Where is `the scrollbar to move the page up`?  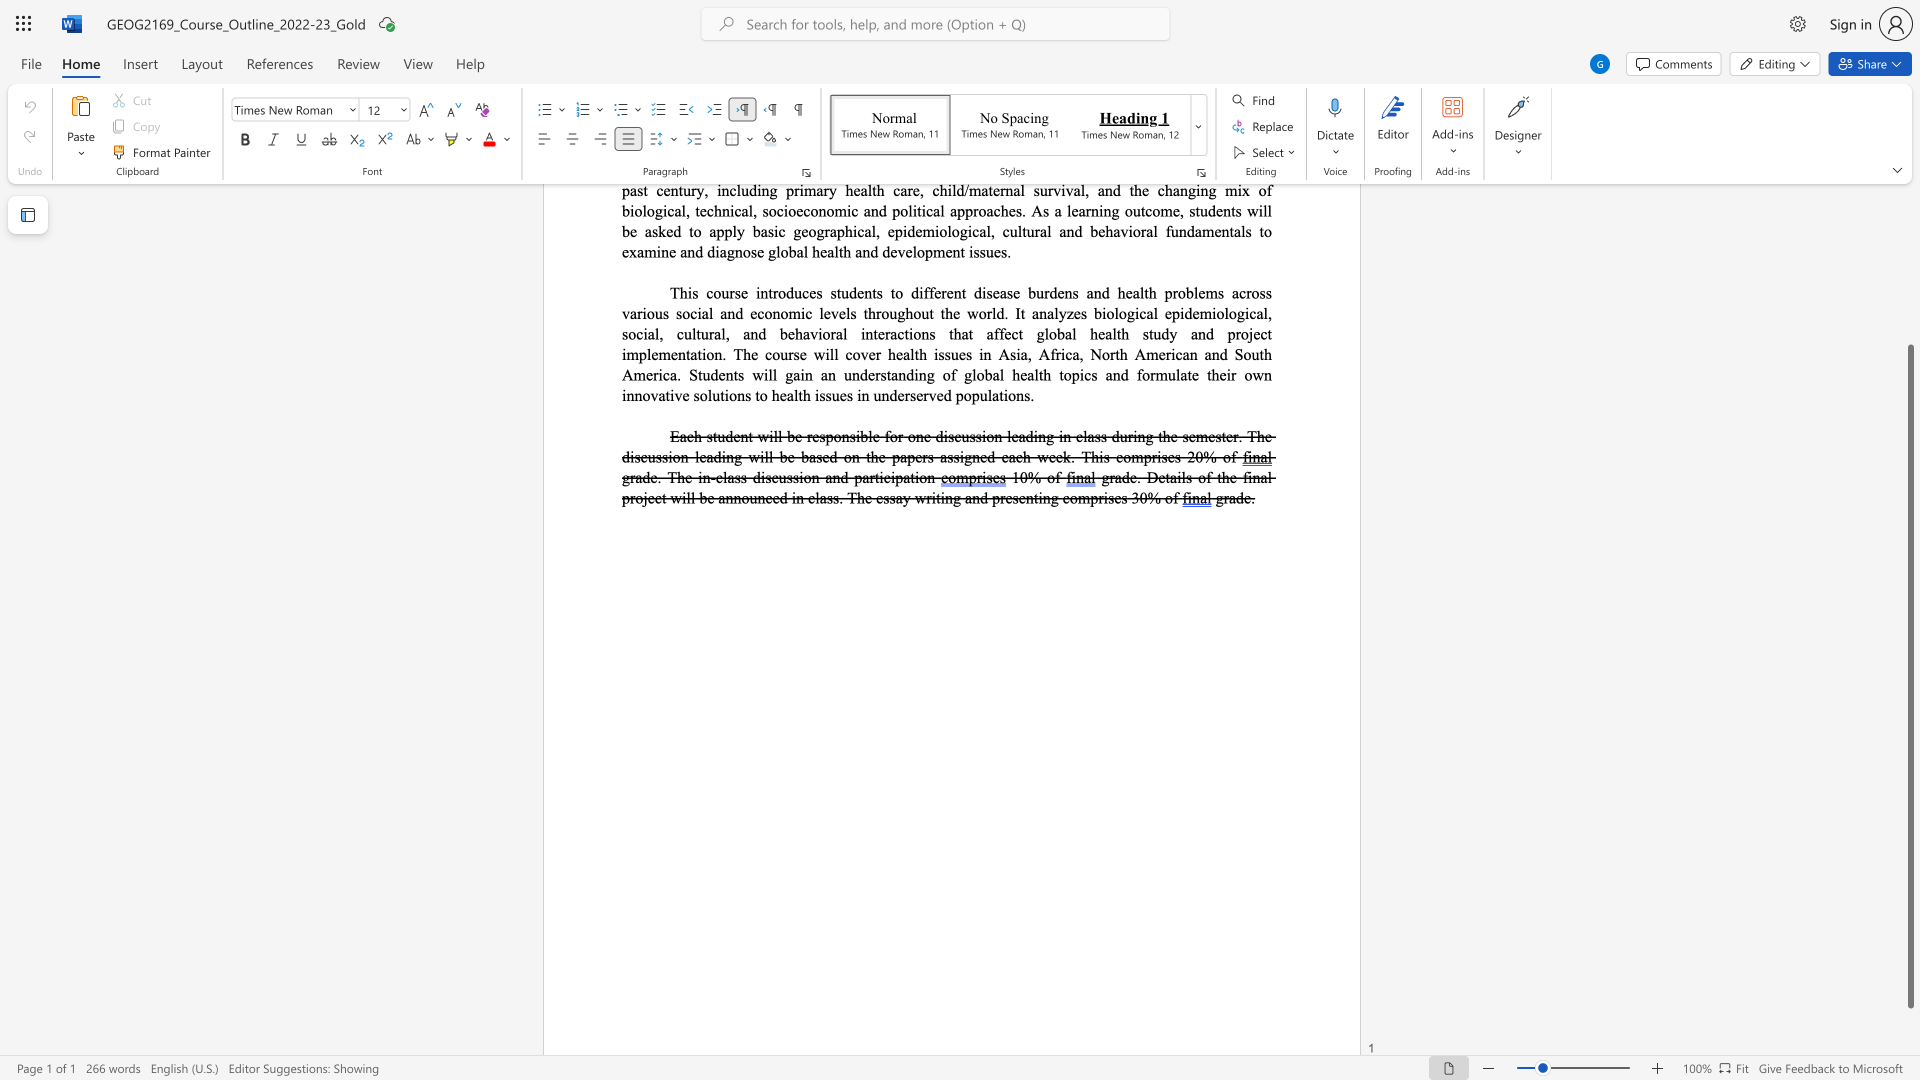 the scrollbar to move the page up is located at coordinates (1909, 270).